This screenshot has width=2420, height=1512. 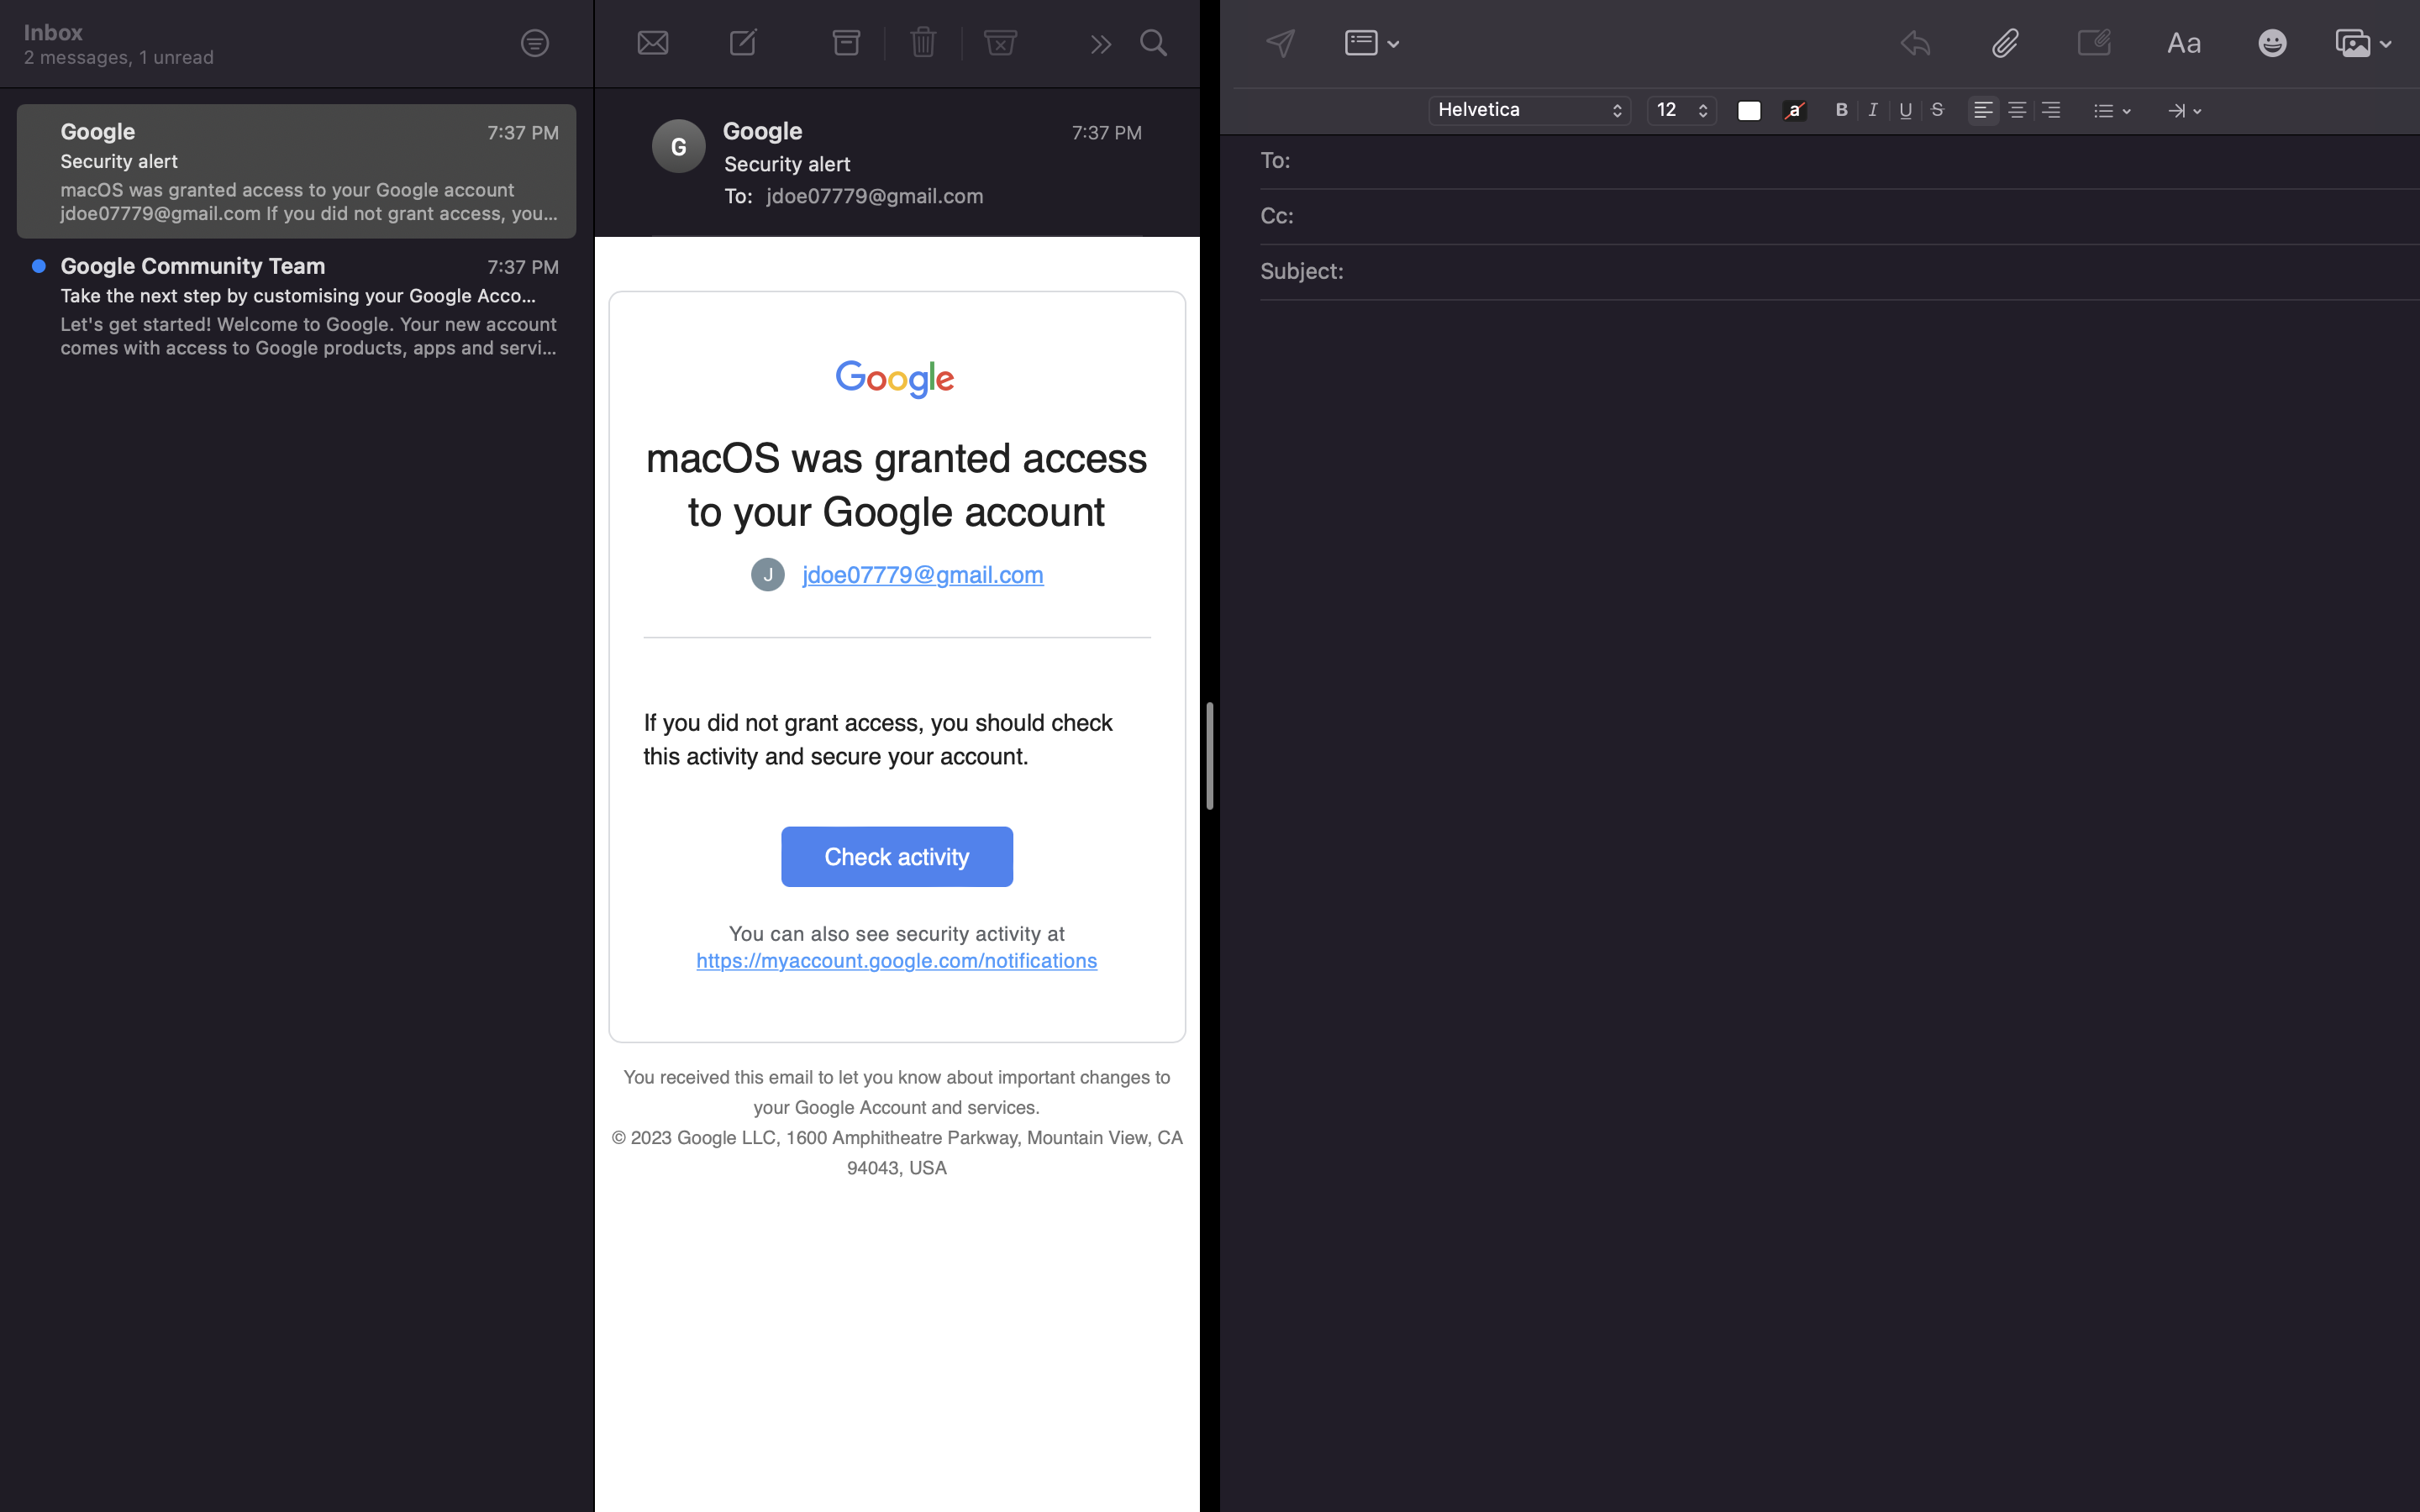 What do you see at coordinates (1842, 108) in the screenshot?
I see `the text style to bold and adjust the font size to the value of 21` at bounding box center [1842, 108].